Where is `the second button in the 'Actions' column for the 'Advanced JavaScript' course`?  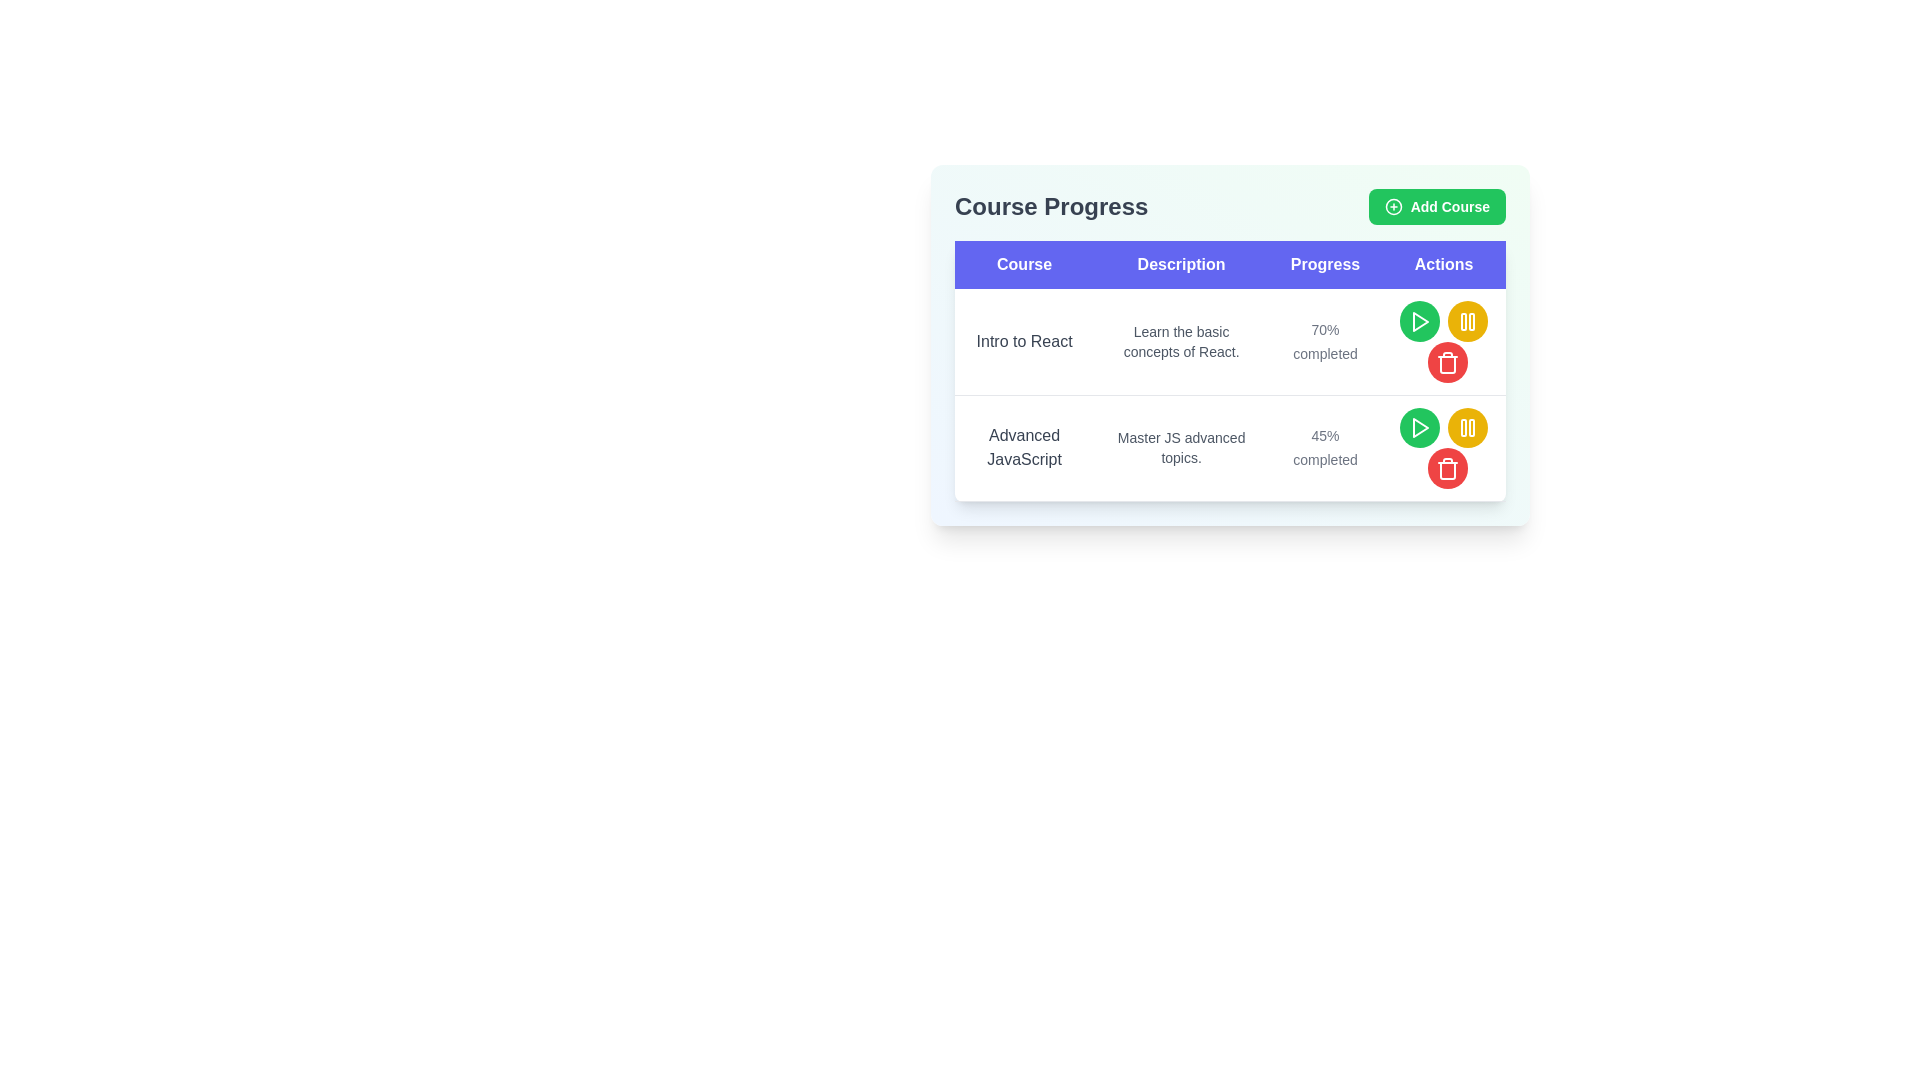 the second button in the 'Actions' column for the 'Advanced JavaScript' course is located at coordinates (1468, 320).